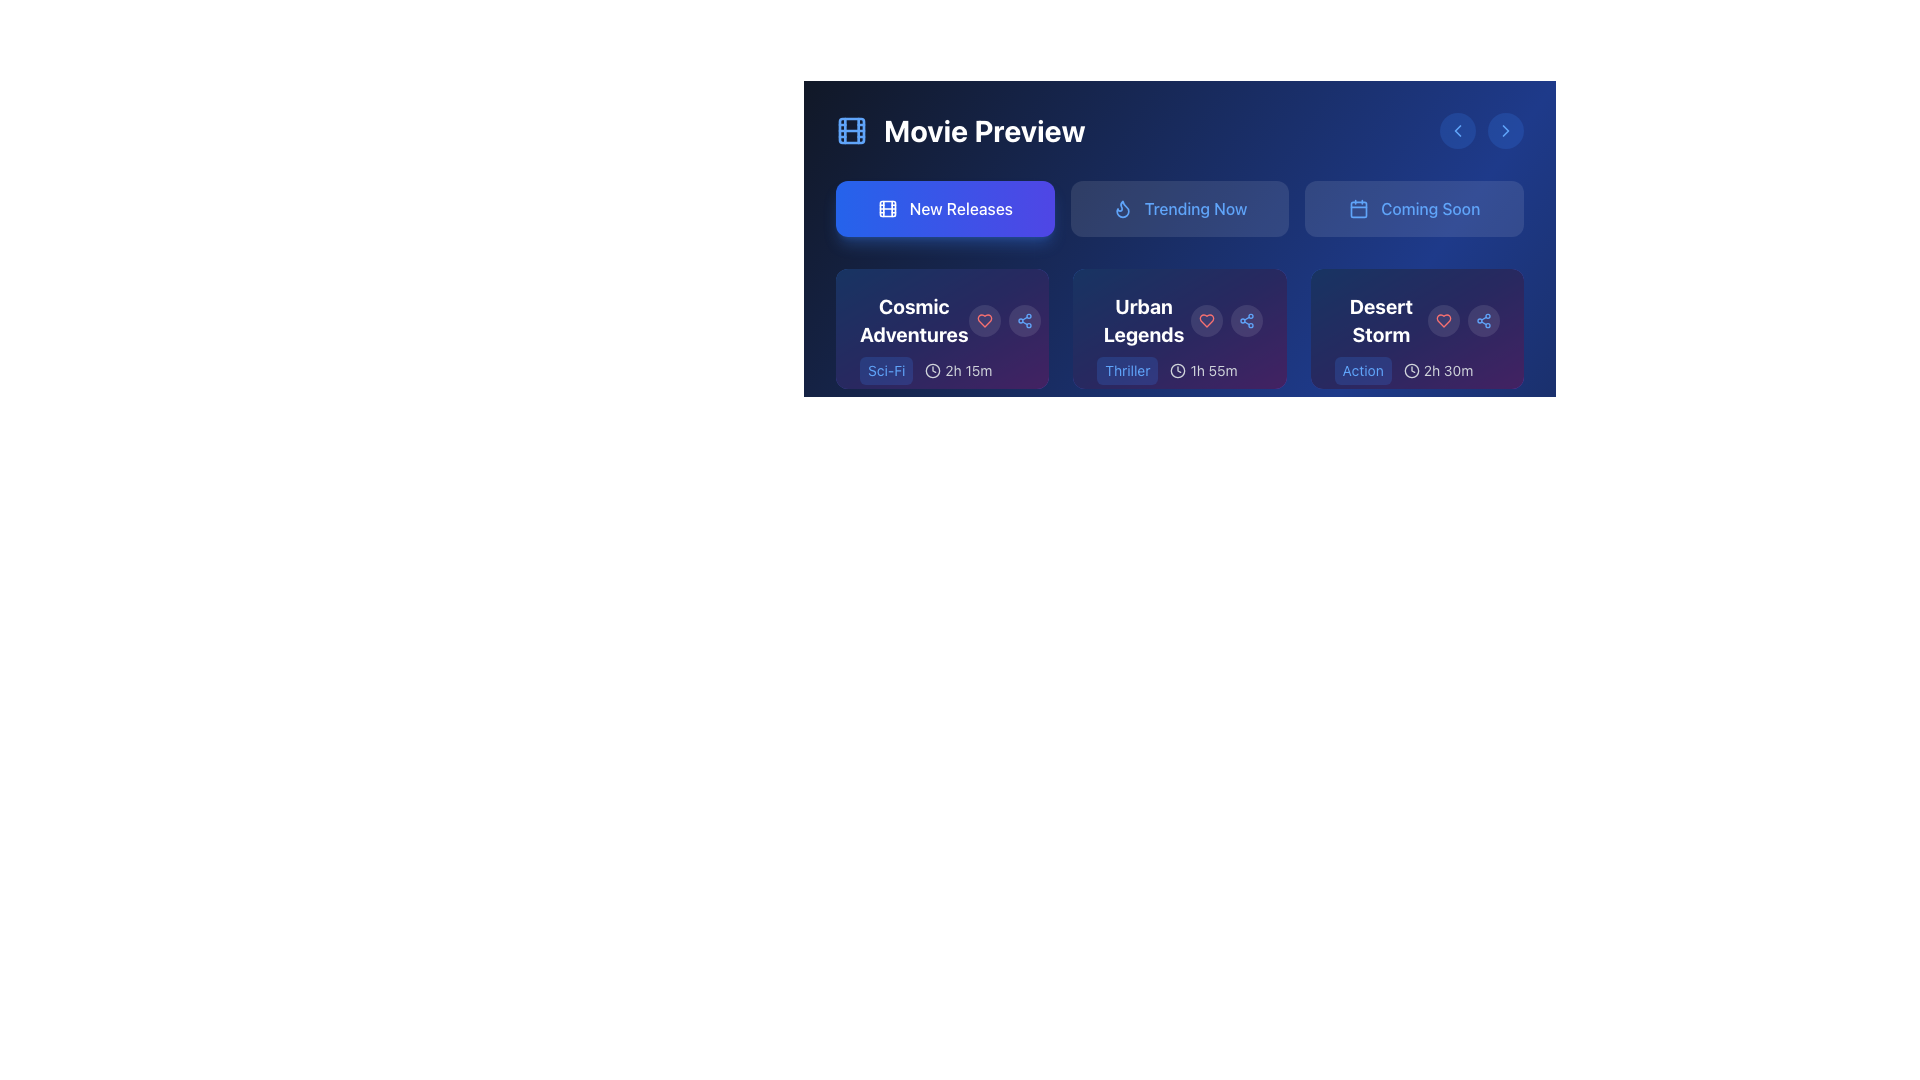 The image size is (1920, 1080). What do you see at coordinates (1358, 209) in the screenshot?
I see `the blue calendar icon located within the 'Coming Soon' button, which is the third button in the navigation bar` at bounding box center [1358, 209].